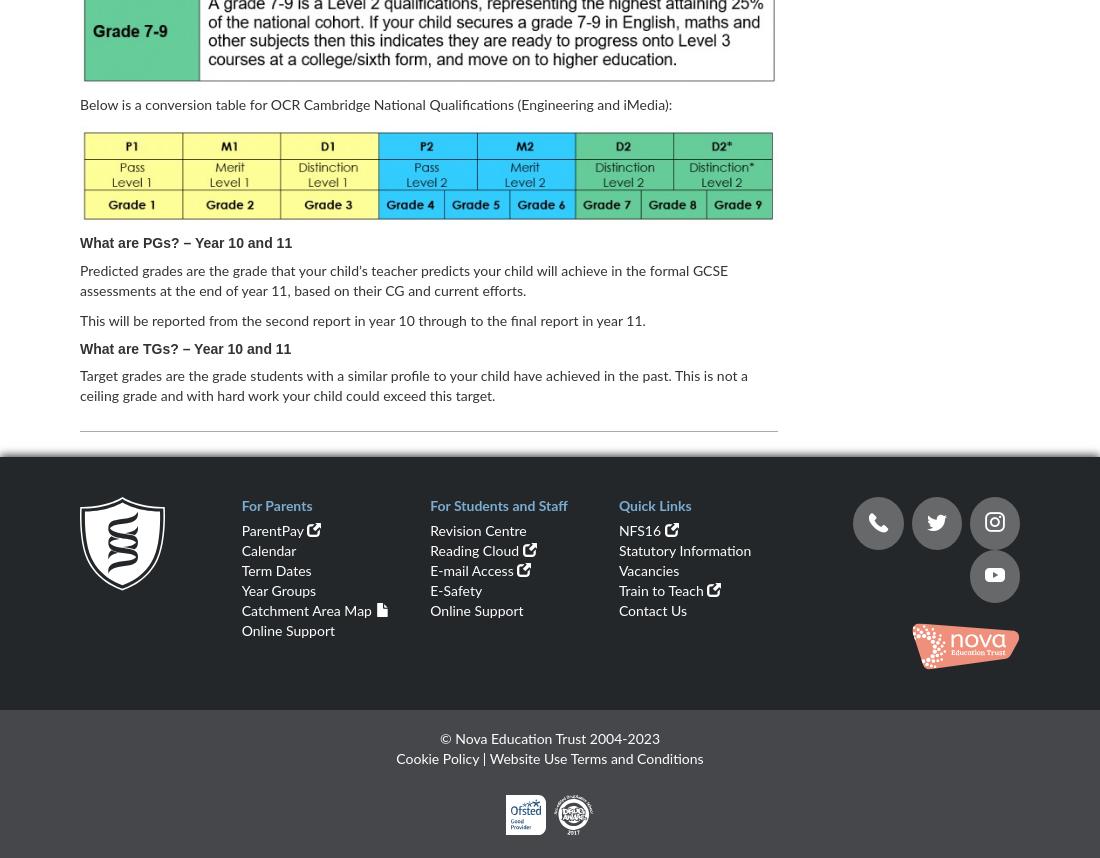 The image size is (1100, 858). I want to click on 'Catchment Area Map', so click(241, 612).